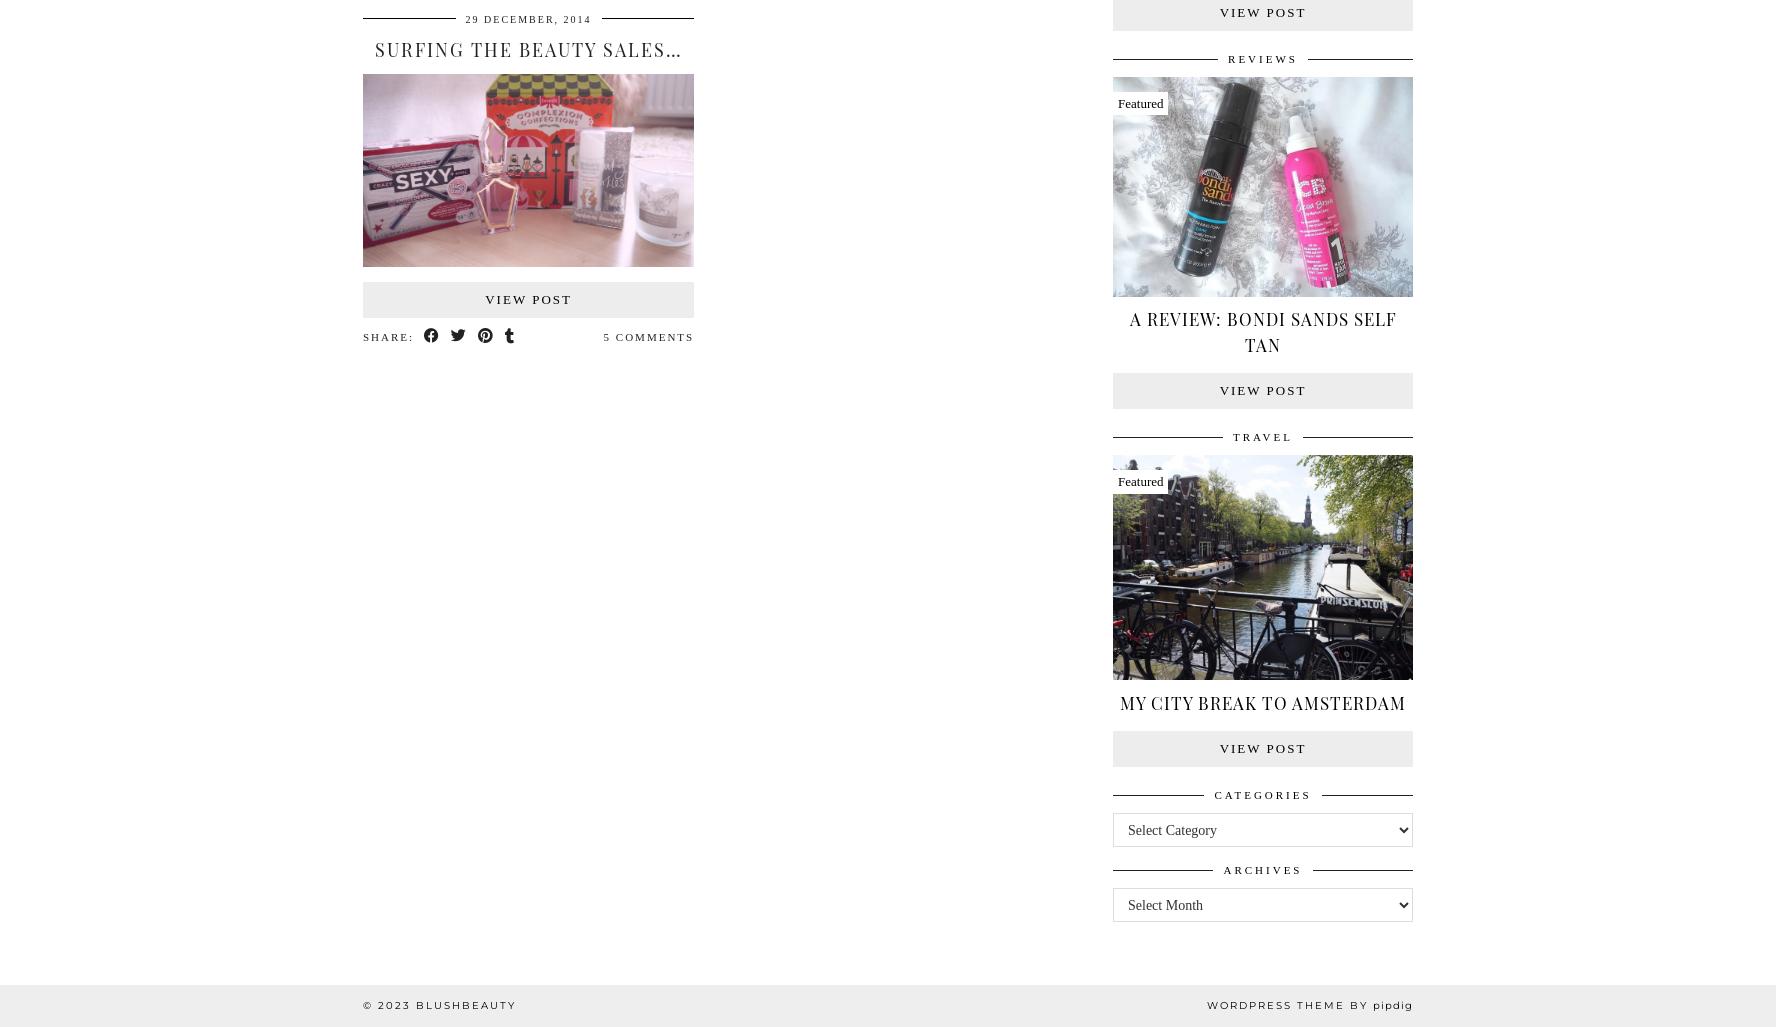 This screenshot has width=1776, height=1027. I want to click on 'Reviews', so click(1262, 57).